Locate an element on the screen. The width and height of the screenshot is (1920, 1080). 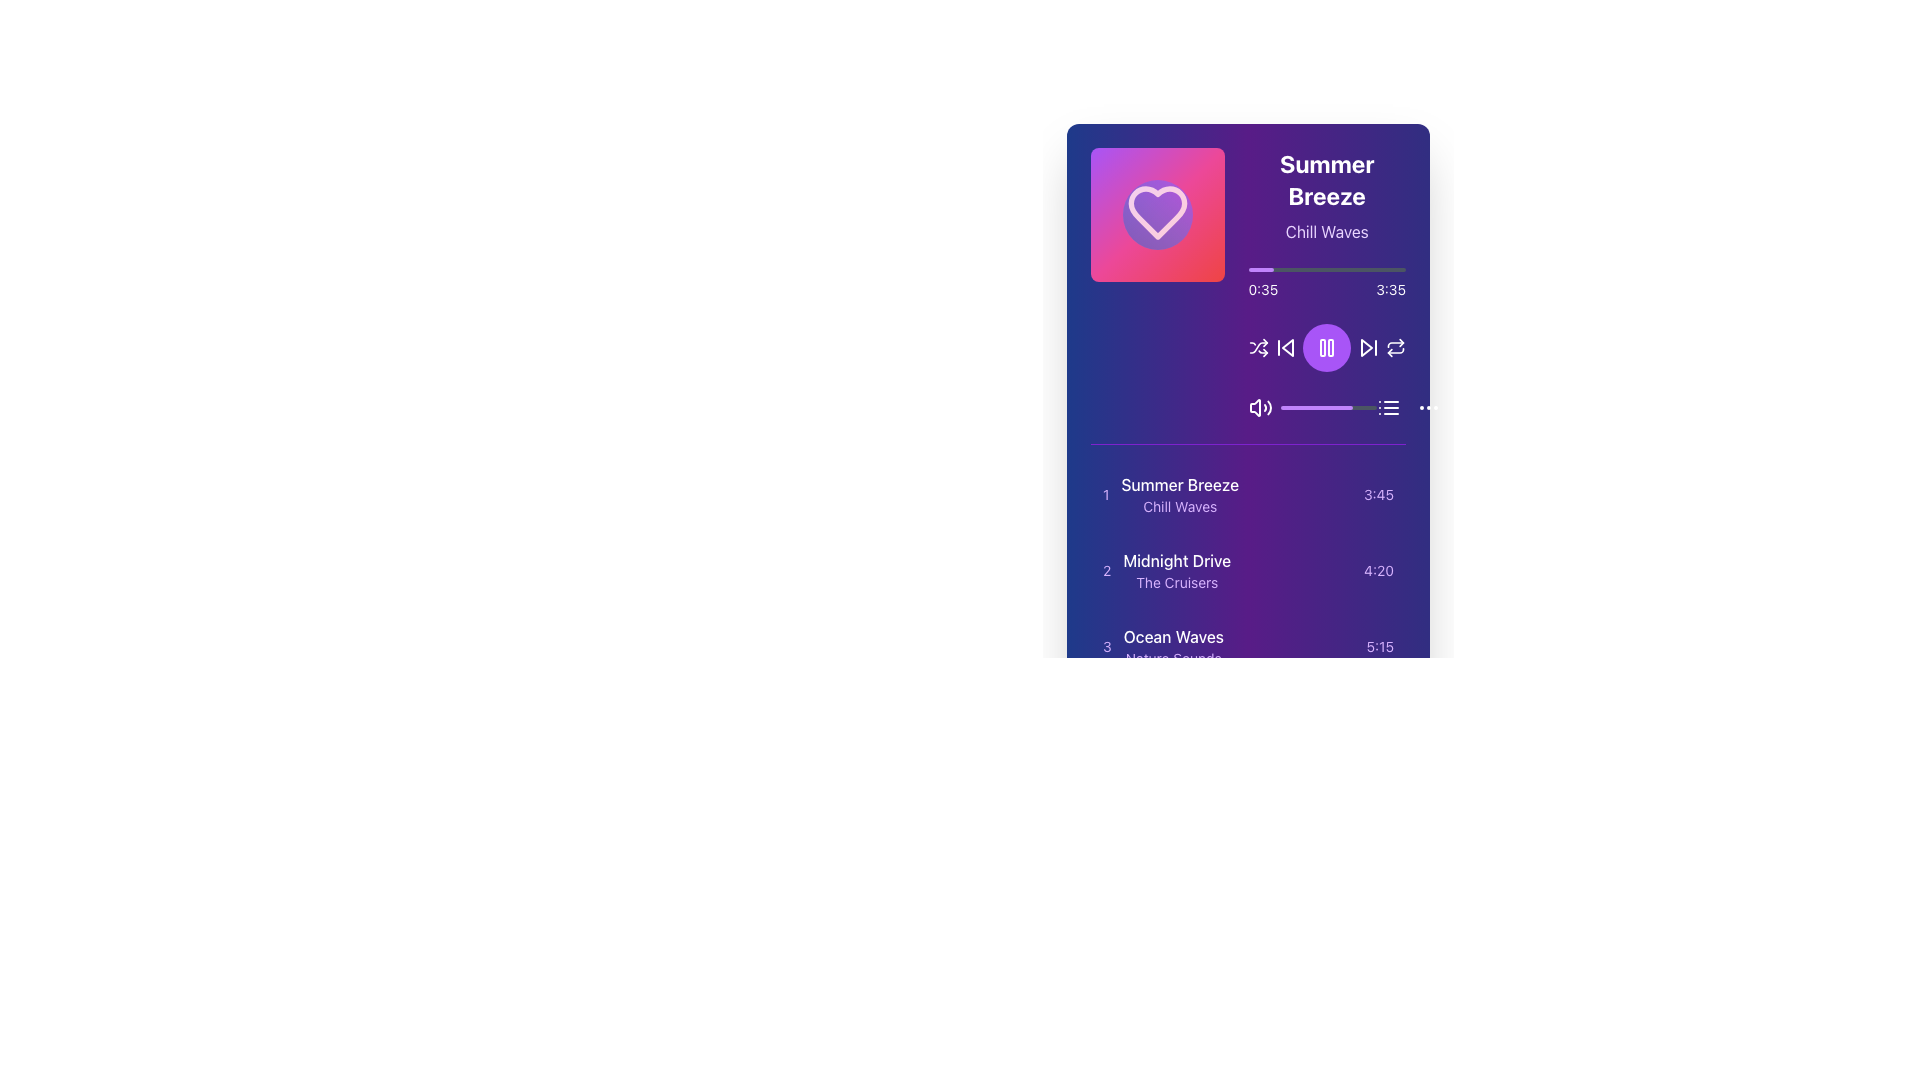
the progress bar, which has a gray background and a purple filled segment, to seek to a specific point is located at coordinates (1328, 407).